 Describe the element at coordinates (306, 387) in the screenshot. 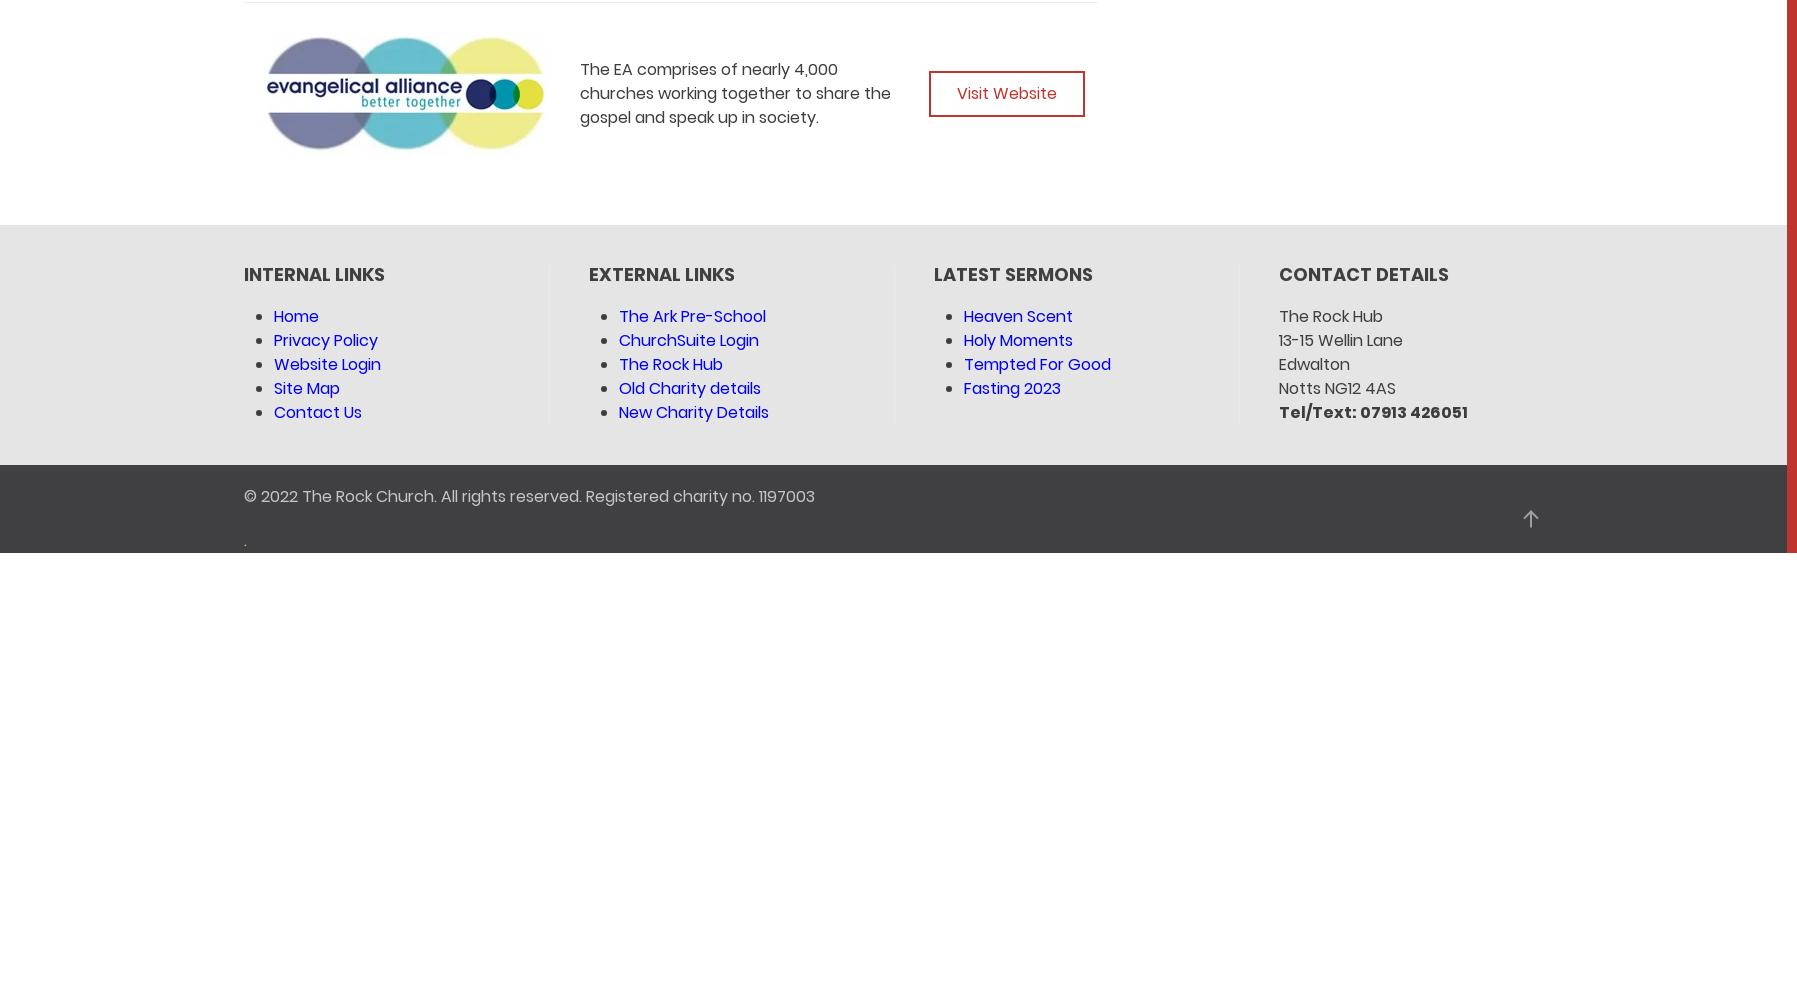

I see `'Site Map'` at that location.